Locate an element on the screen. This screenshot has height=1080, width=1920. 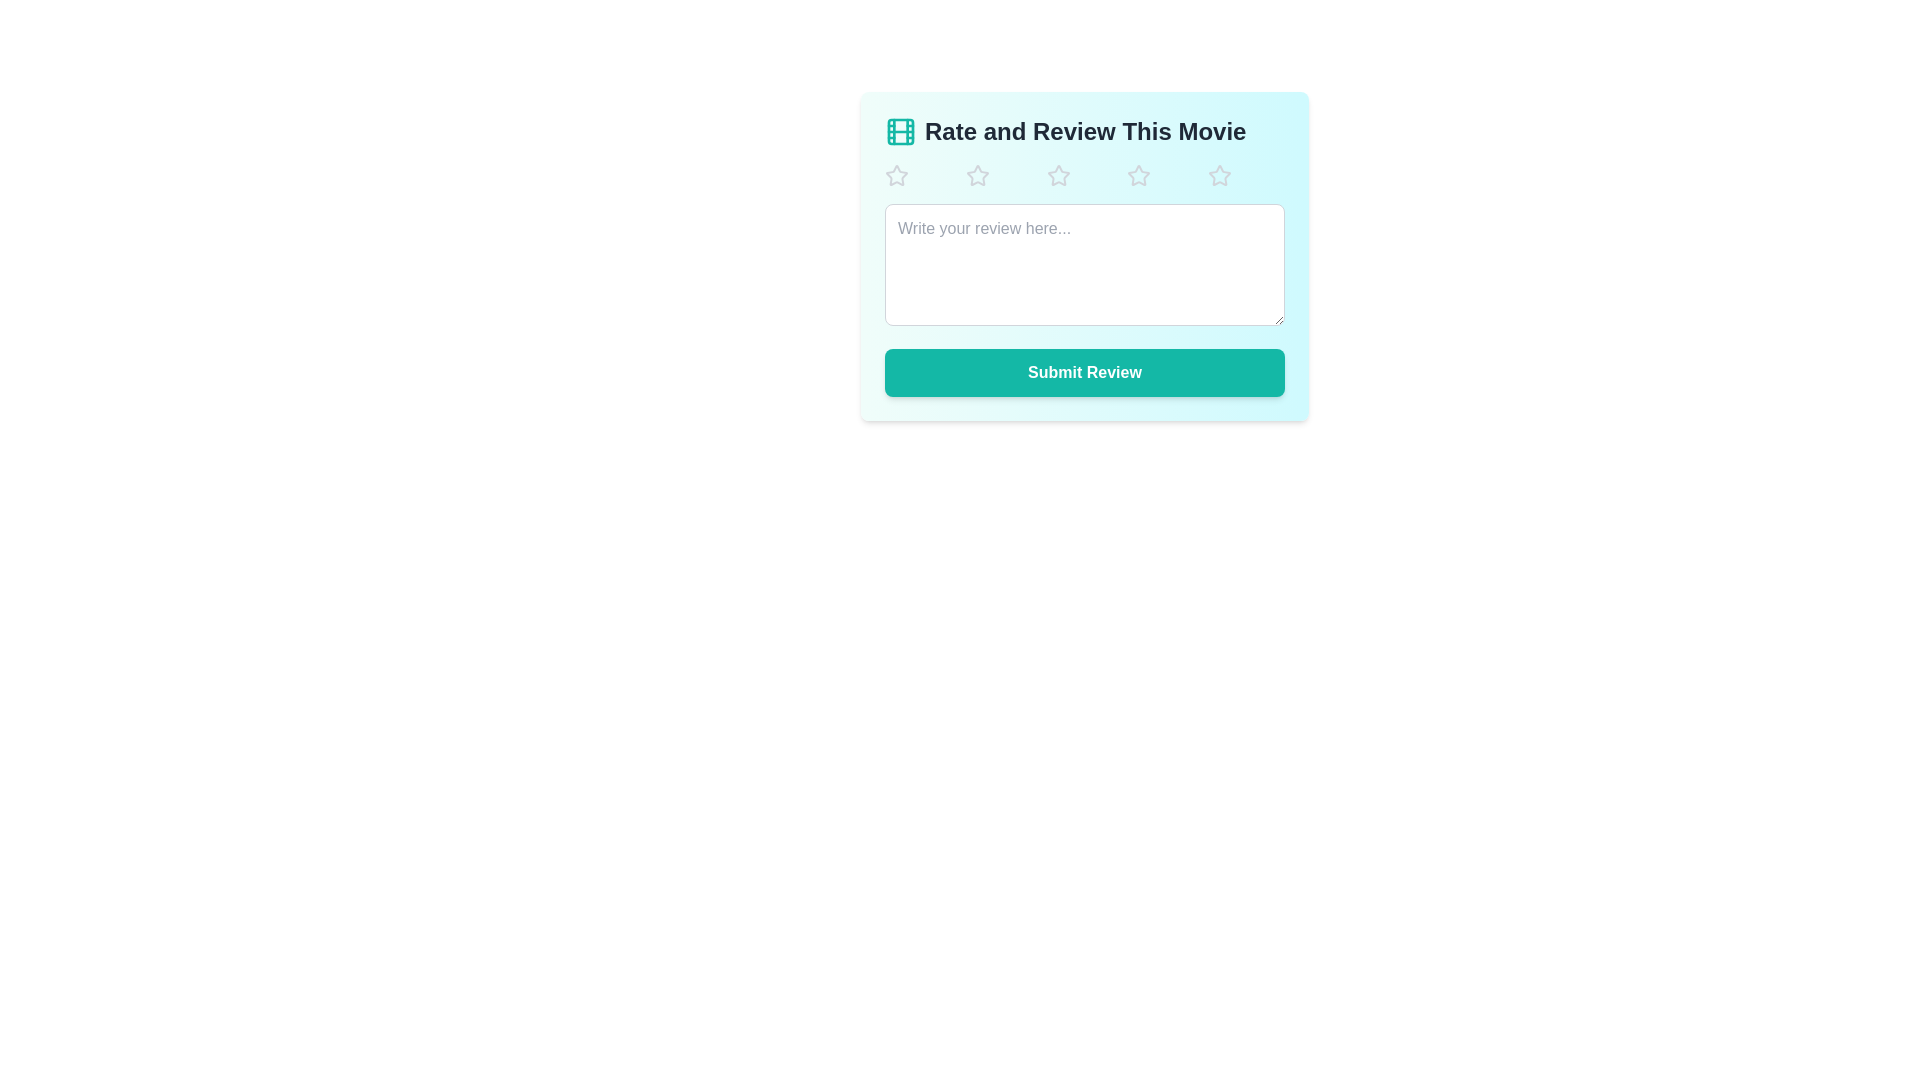
the star corresponding to 2 to set the movie rating is located at coordinates (1003, 175).